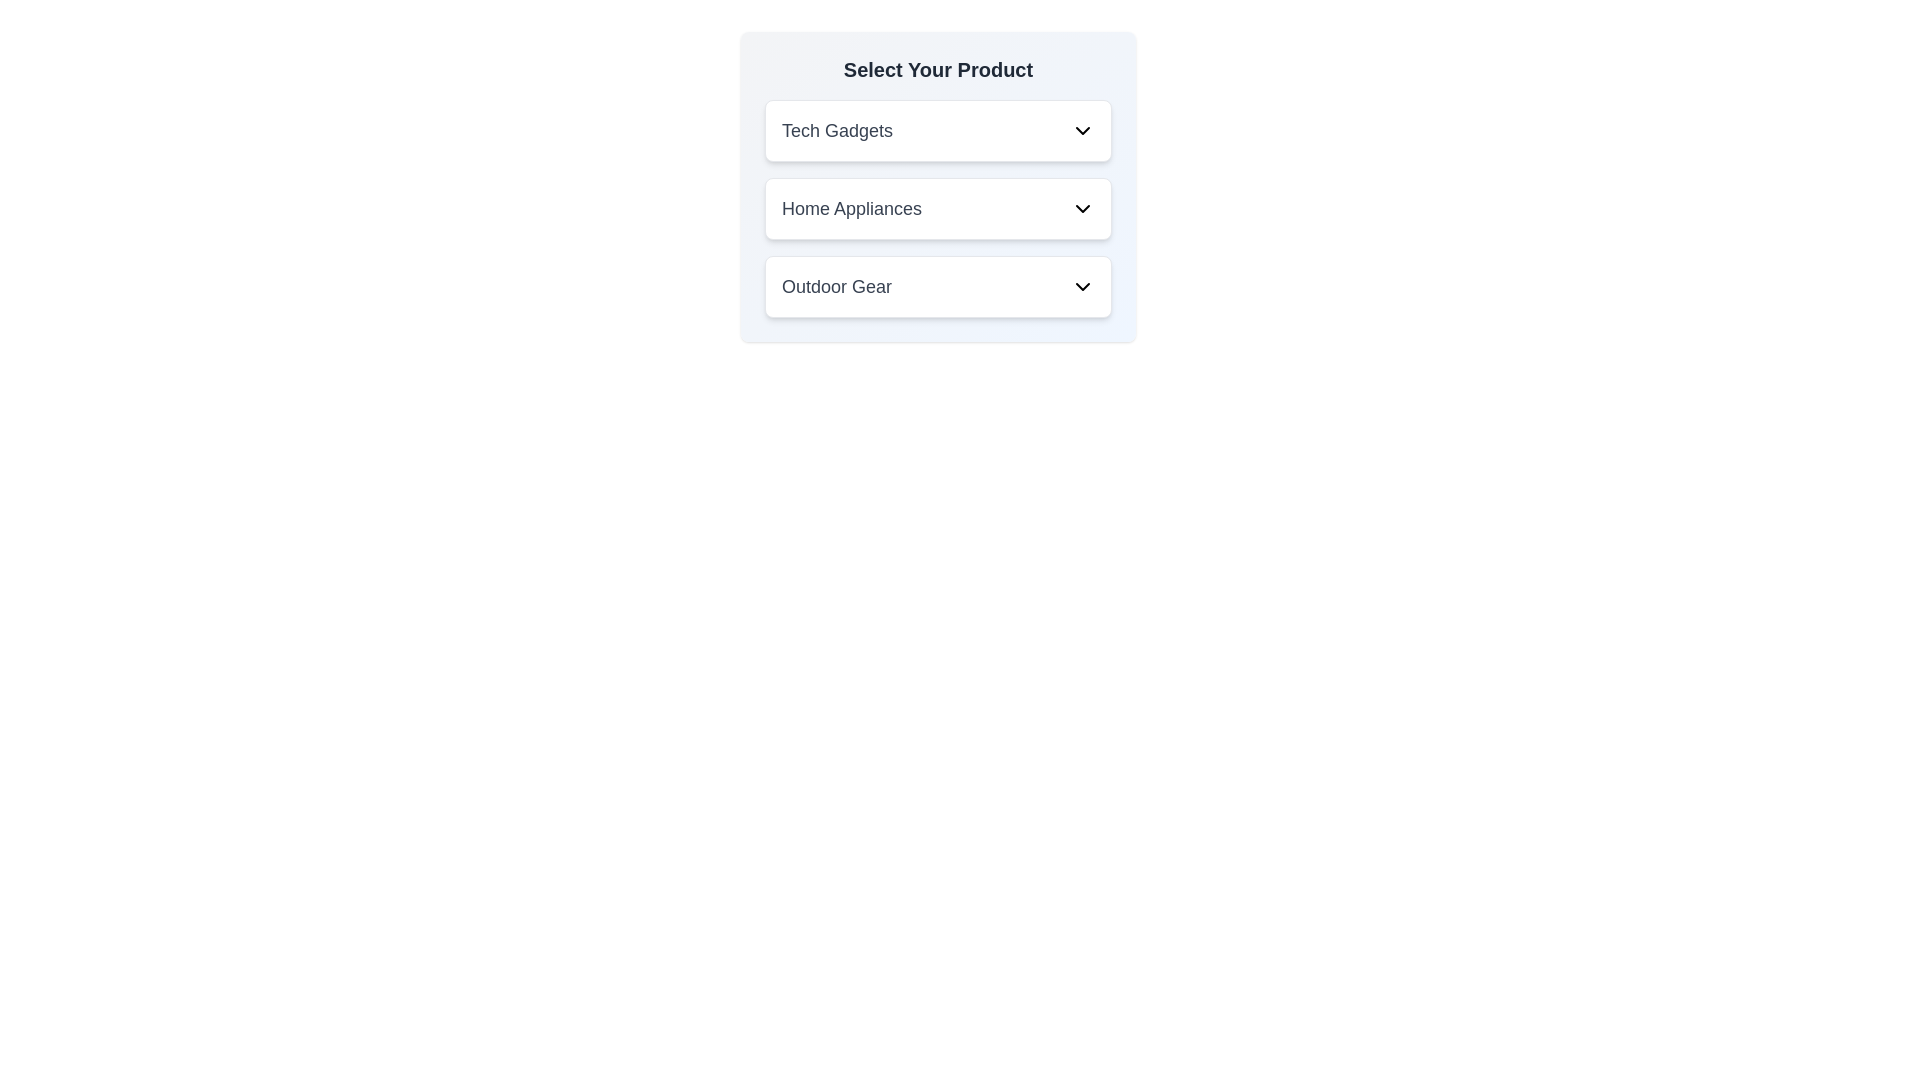 Image resolution: width=1920 pixels, height=1080 pixels. Describe the element at coordinates (1082, 286) in the screenshot. I see `the downward-facing chevron icon located to the right of the text 'Outdoor Gear'` at that location.